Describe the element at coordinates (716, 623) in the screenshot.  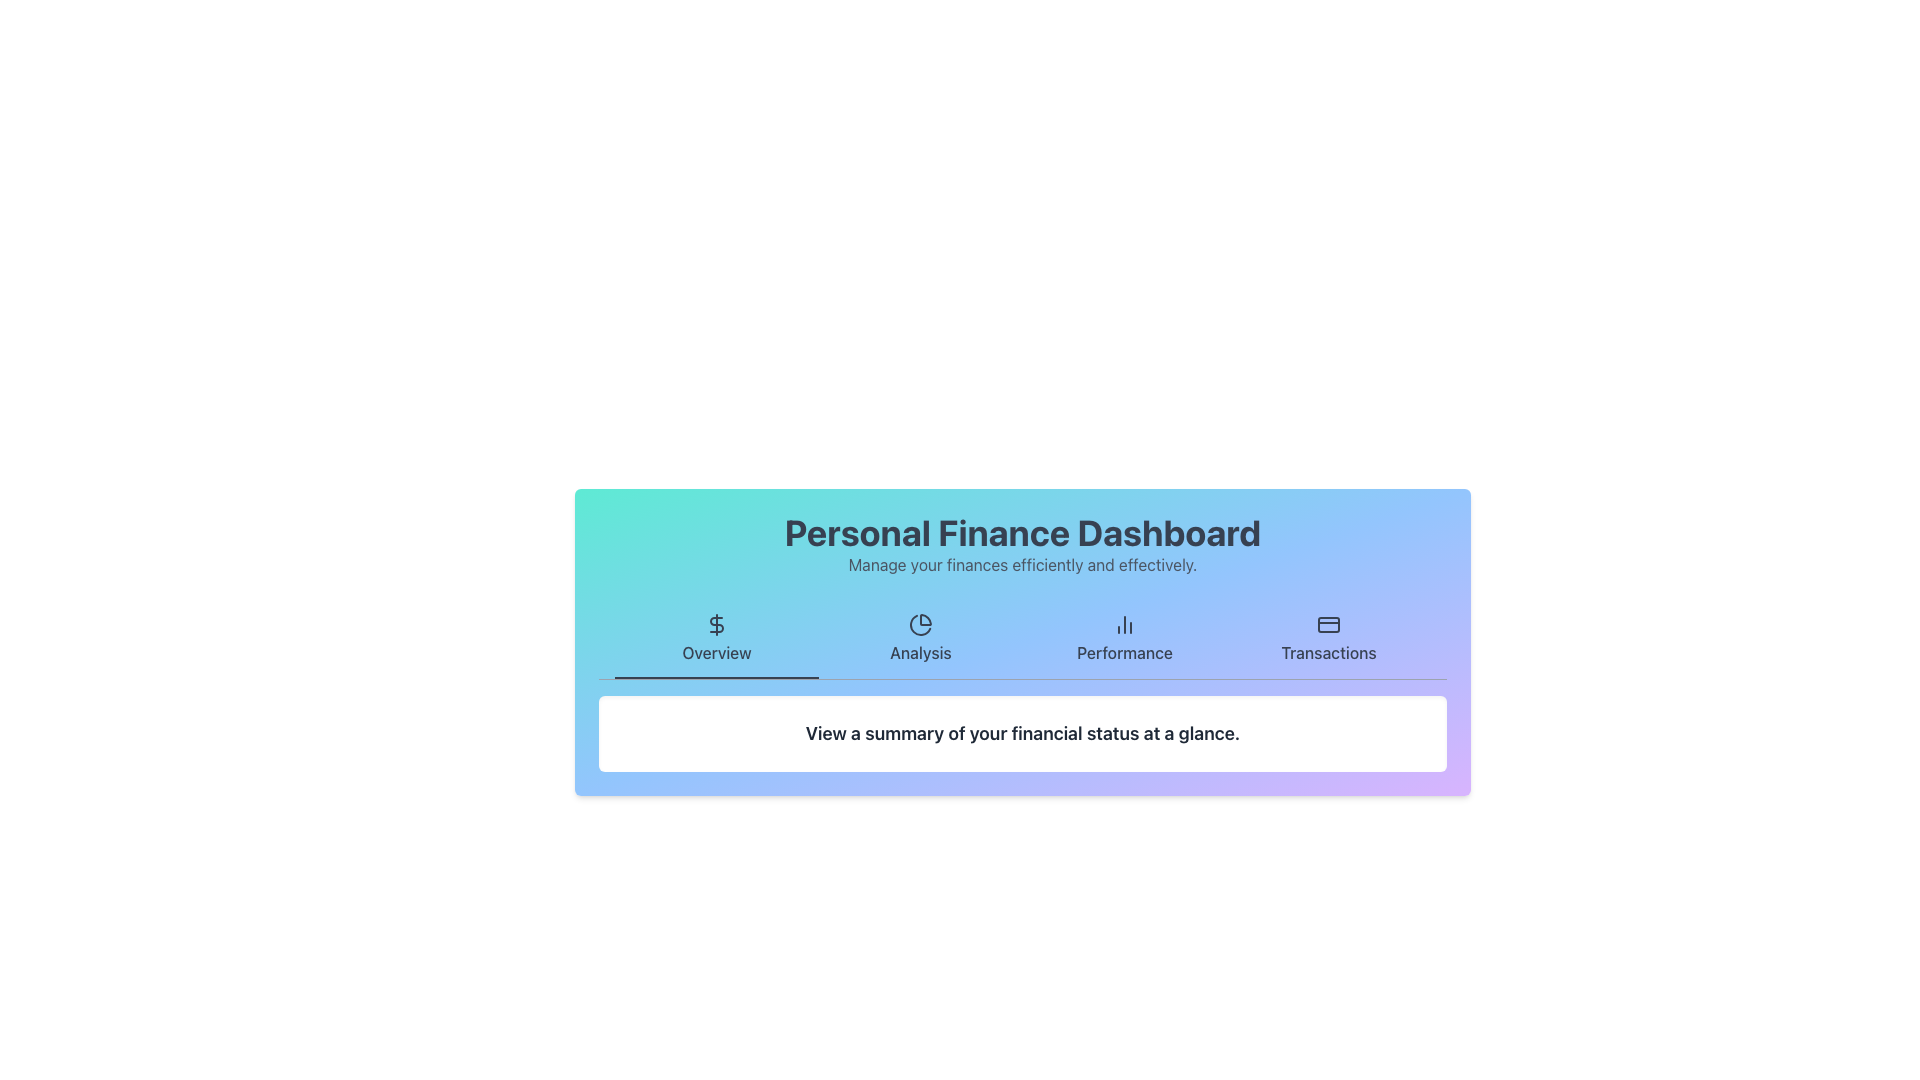
I see `the dollar sign icon located in the Overview section of the navigation bar, which is styled in a clean, minimalist fashion and conveys financial concepts` at that location.